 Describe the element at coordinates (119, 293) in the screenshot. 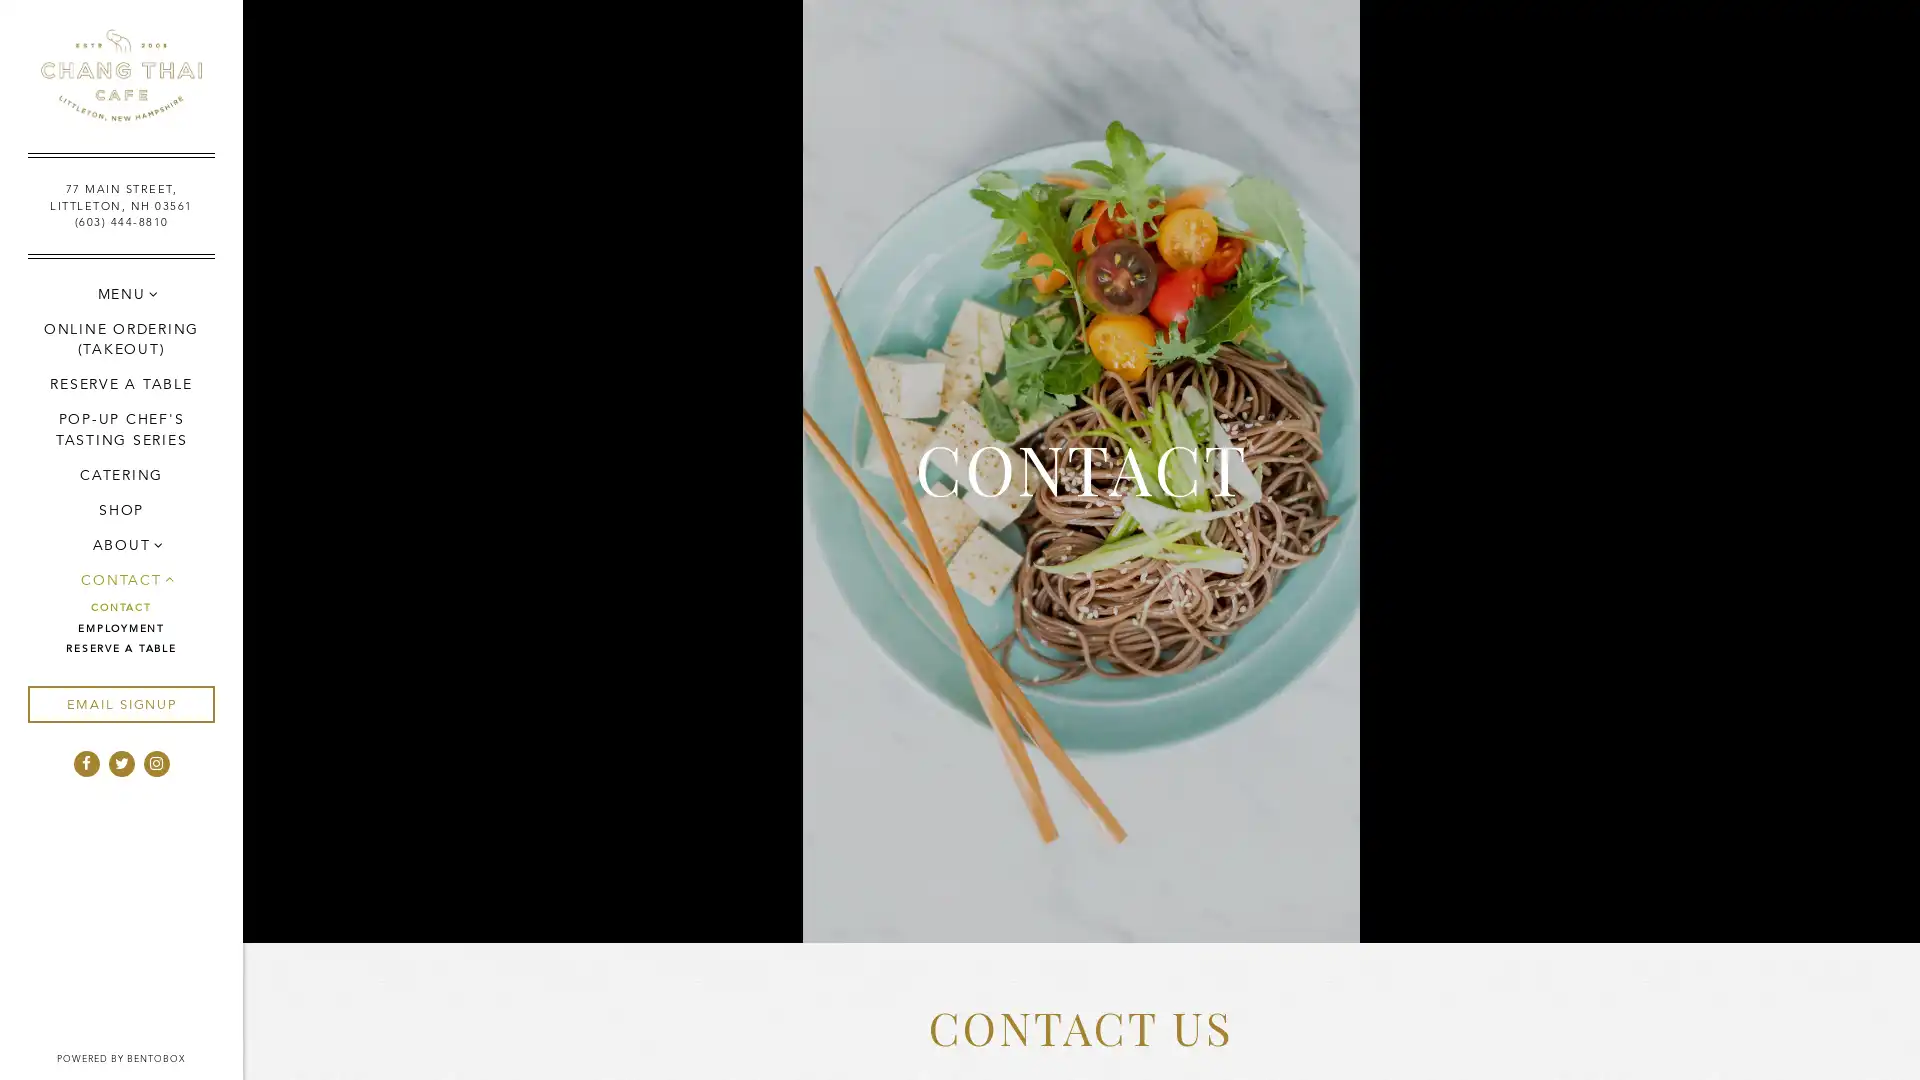

I see `MENU` at that location.